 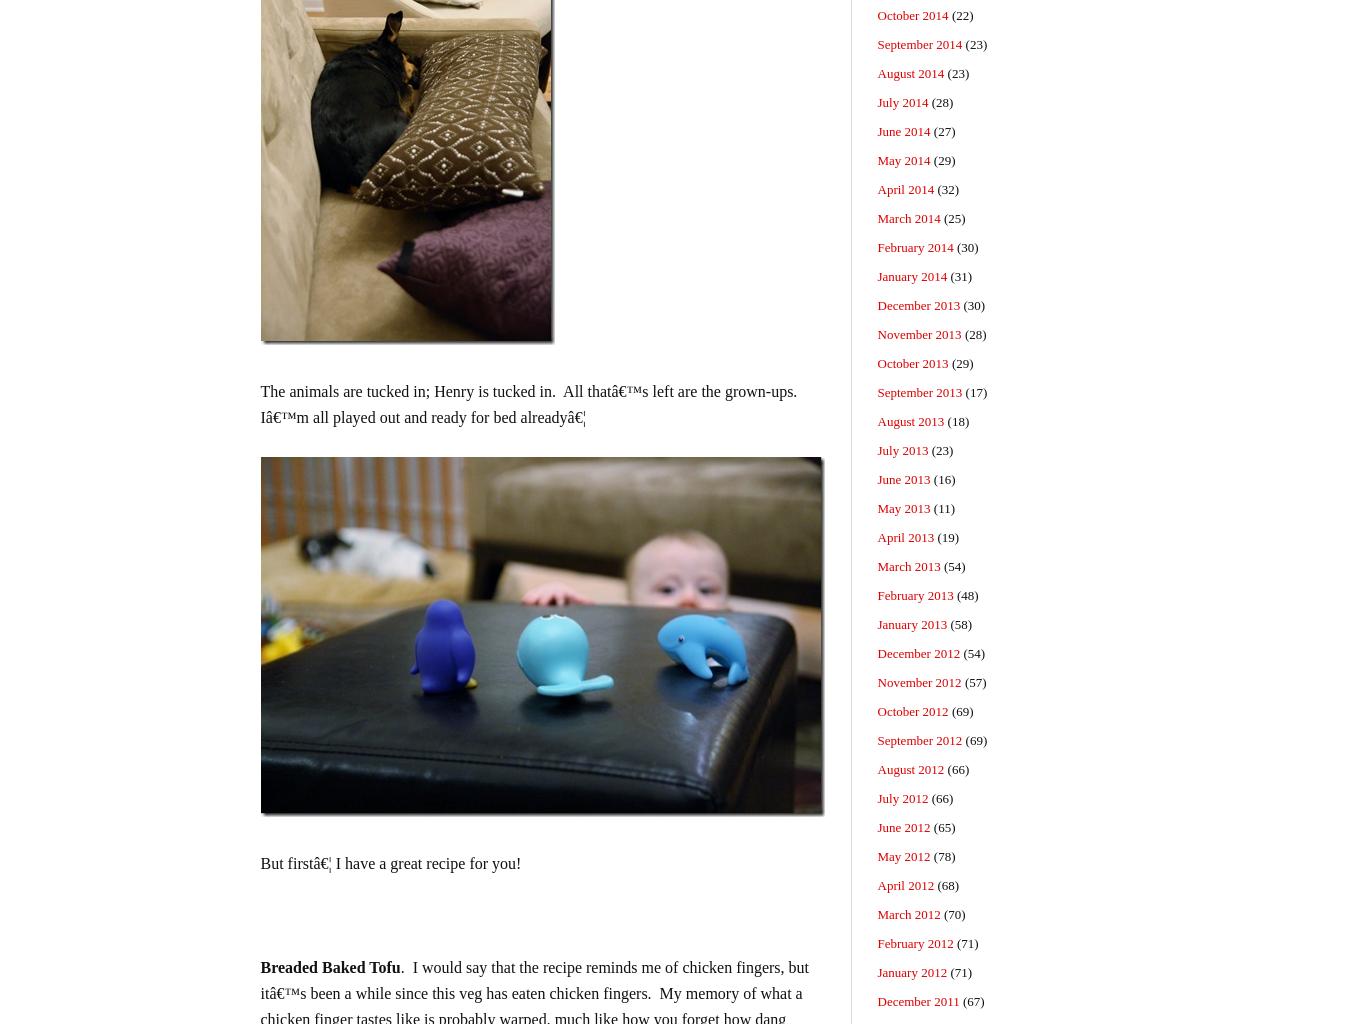 I want to click on '(27)', so click(x=942, y=130).